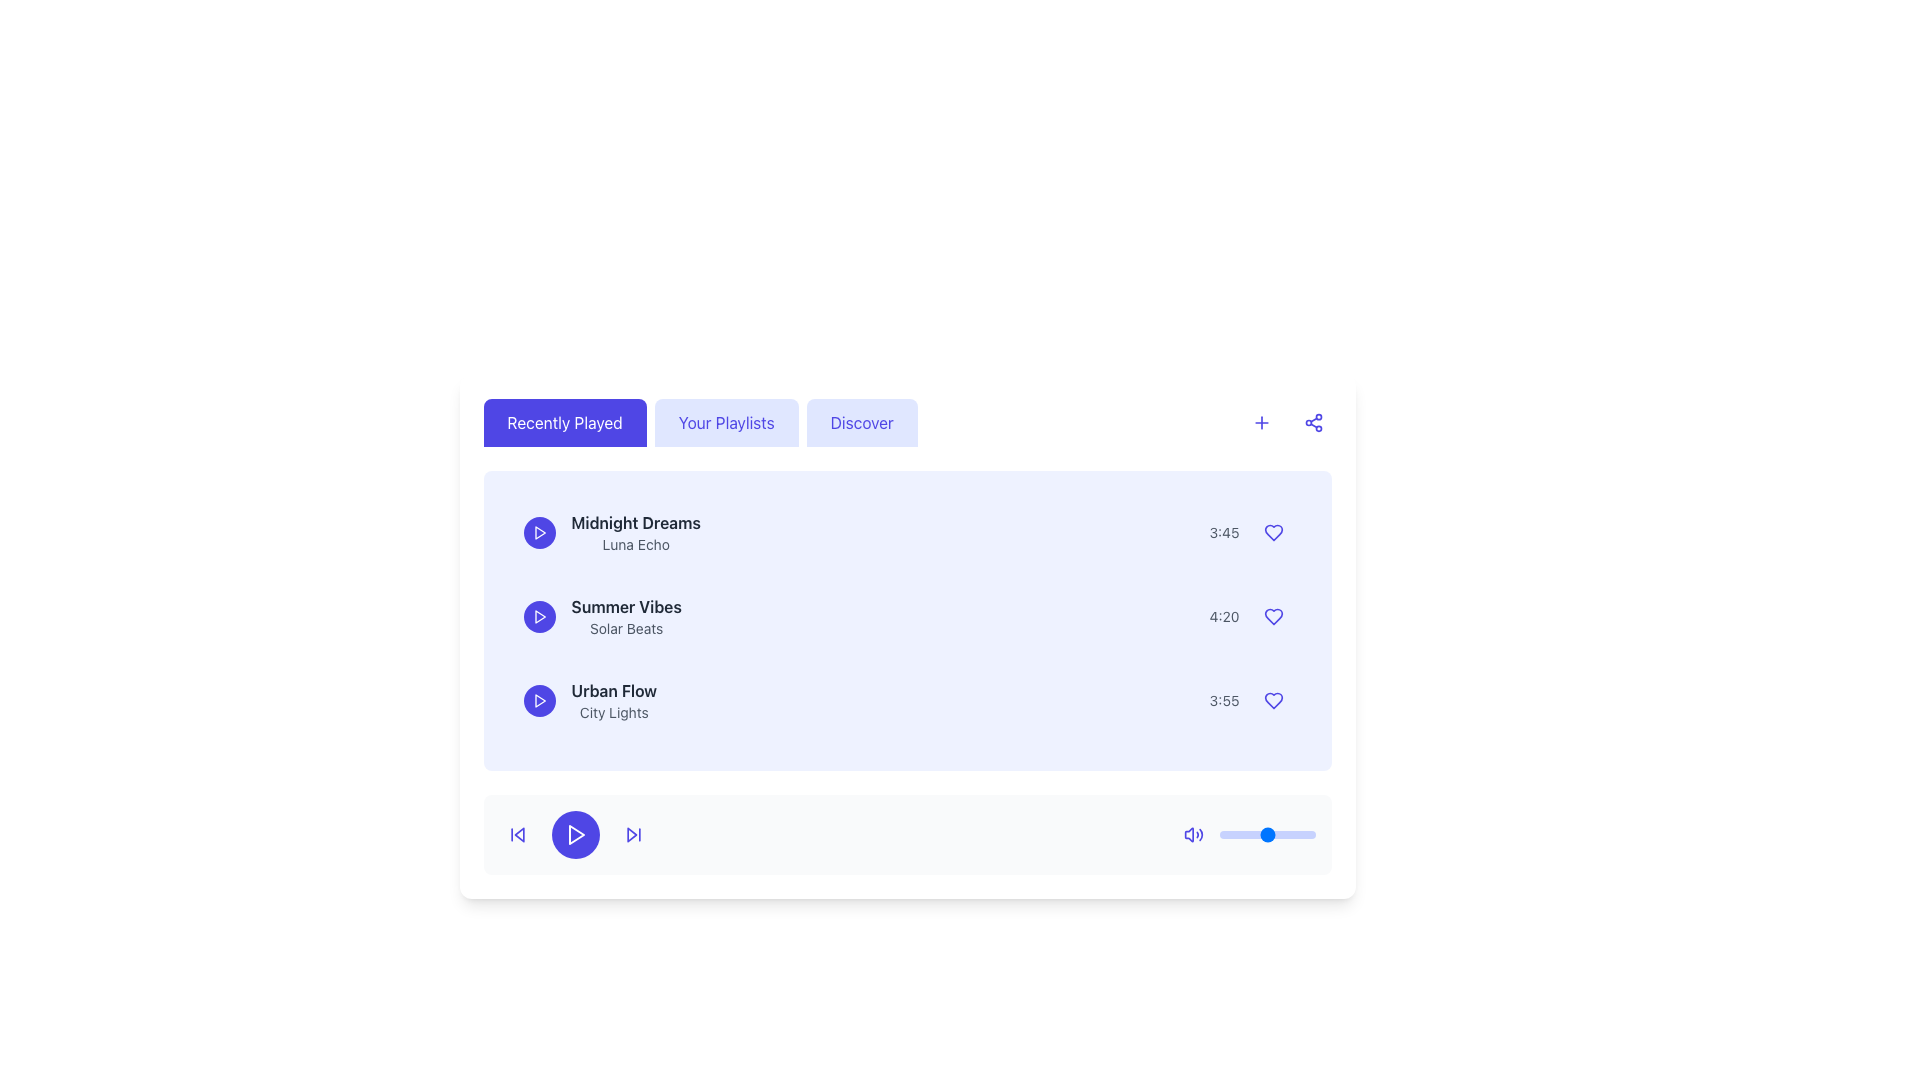  What do you see at coordinates (635, 522) in the screenshot?
I see `the text label displaying 'Midnight Dreams', which is in bold dark gray font, located above 'Luna Echo' in the recently played section` at bounding box center [635, 522].